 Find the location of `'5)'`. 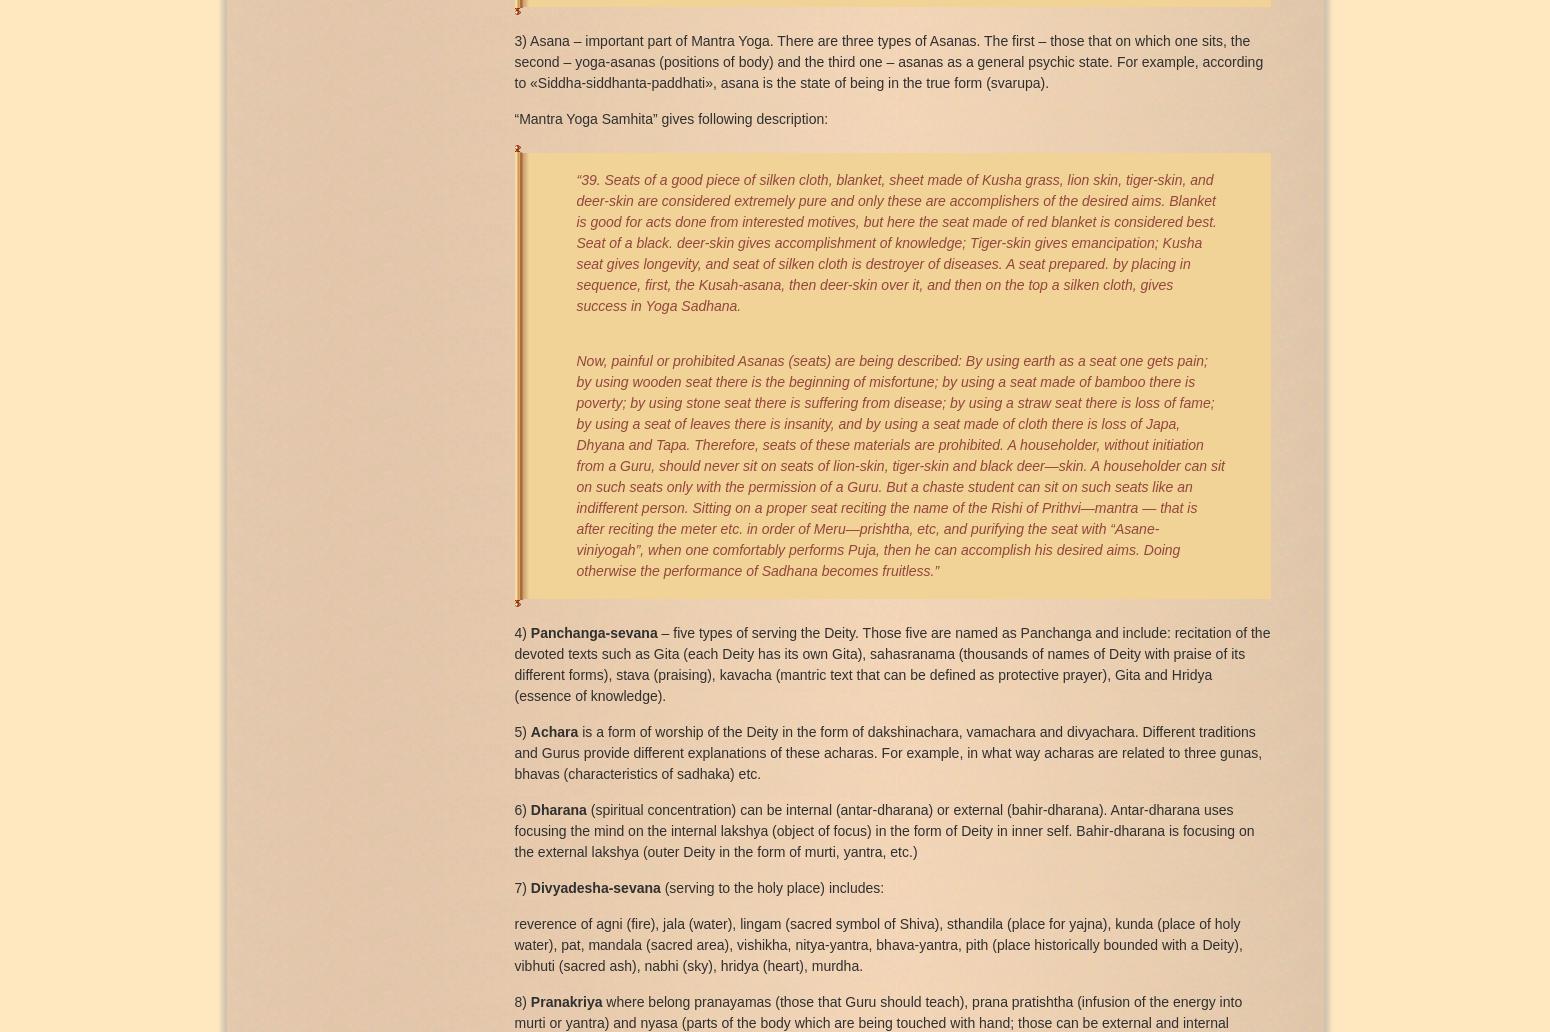

'5)' is located at coordinates (521, 729).